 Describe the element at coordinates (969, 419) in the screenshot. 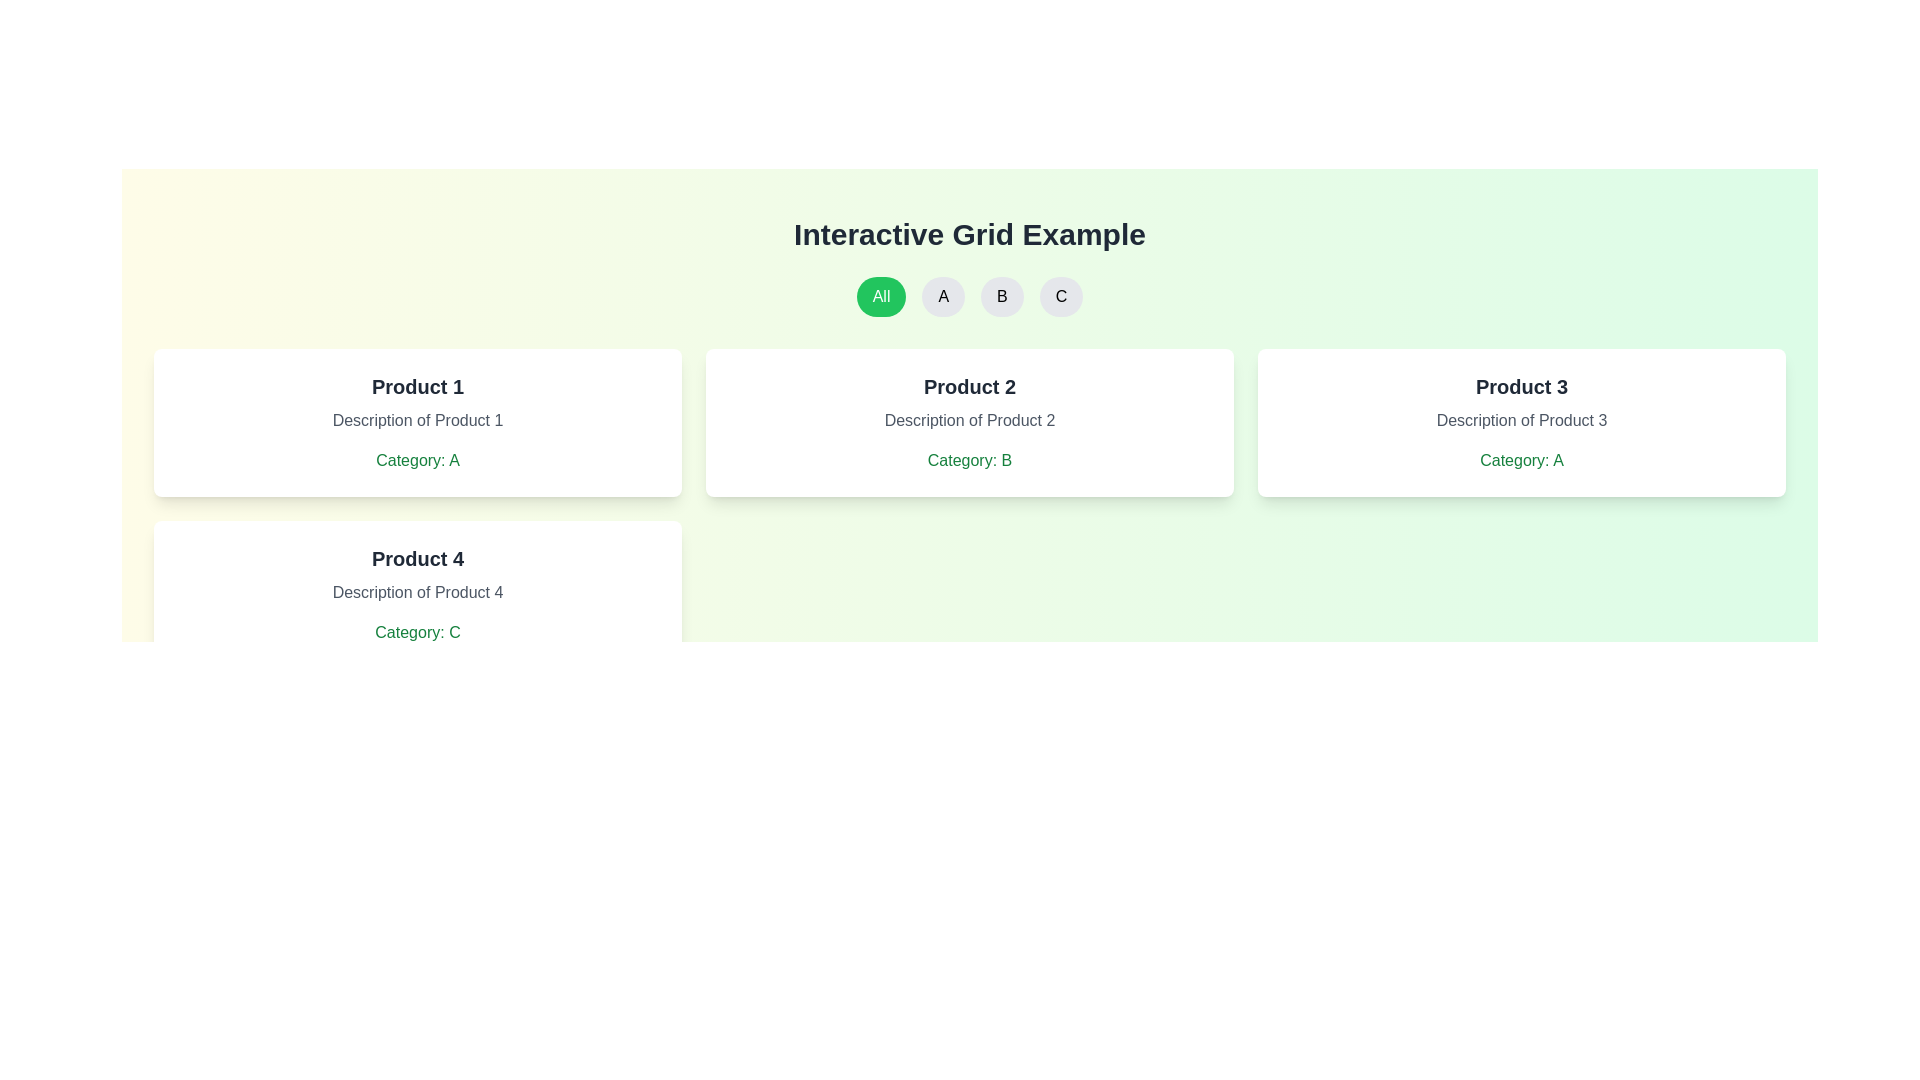

I see `the description text for 'Product 2', which is located in the central product card directly below the title and above the category indicator` at that location.